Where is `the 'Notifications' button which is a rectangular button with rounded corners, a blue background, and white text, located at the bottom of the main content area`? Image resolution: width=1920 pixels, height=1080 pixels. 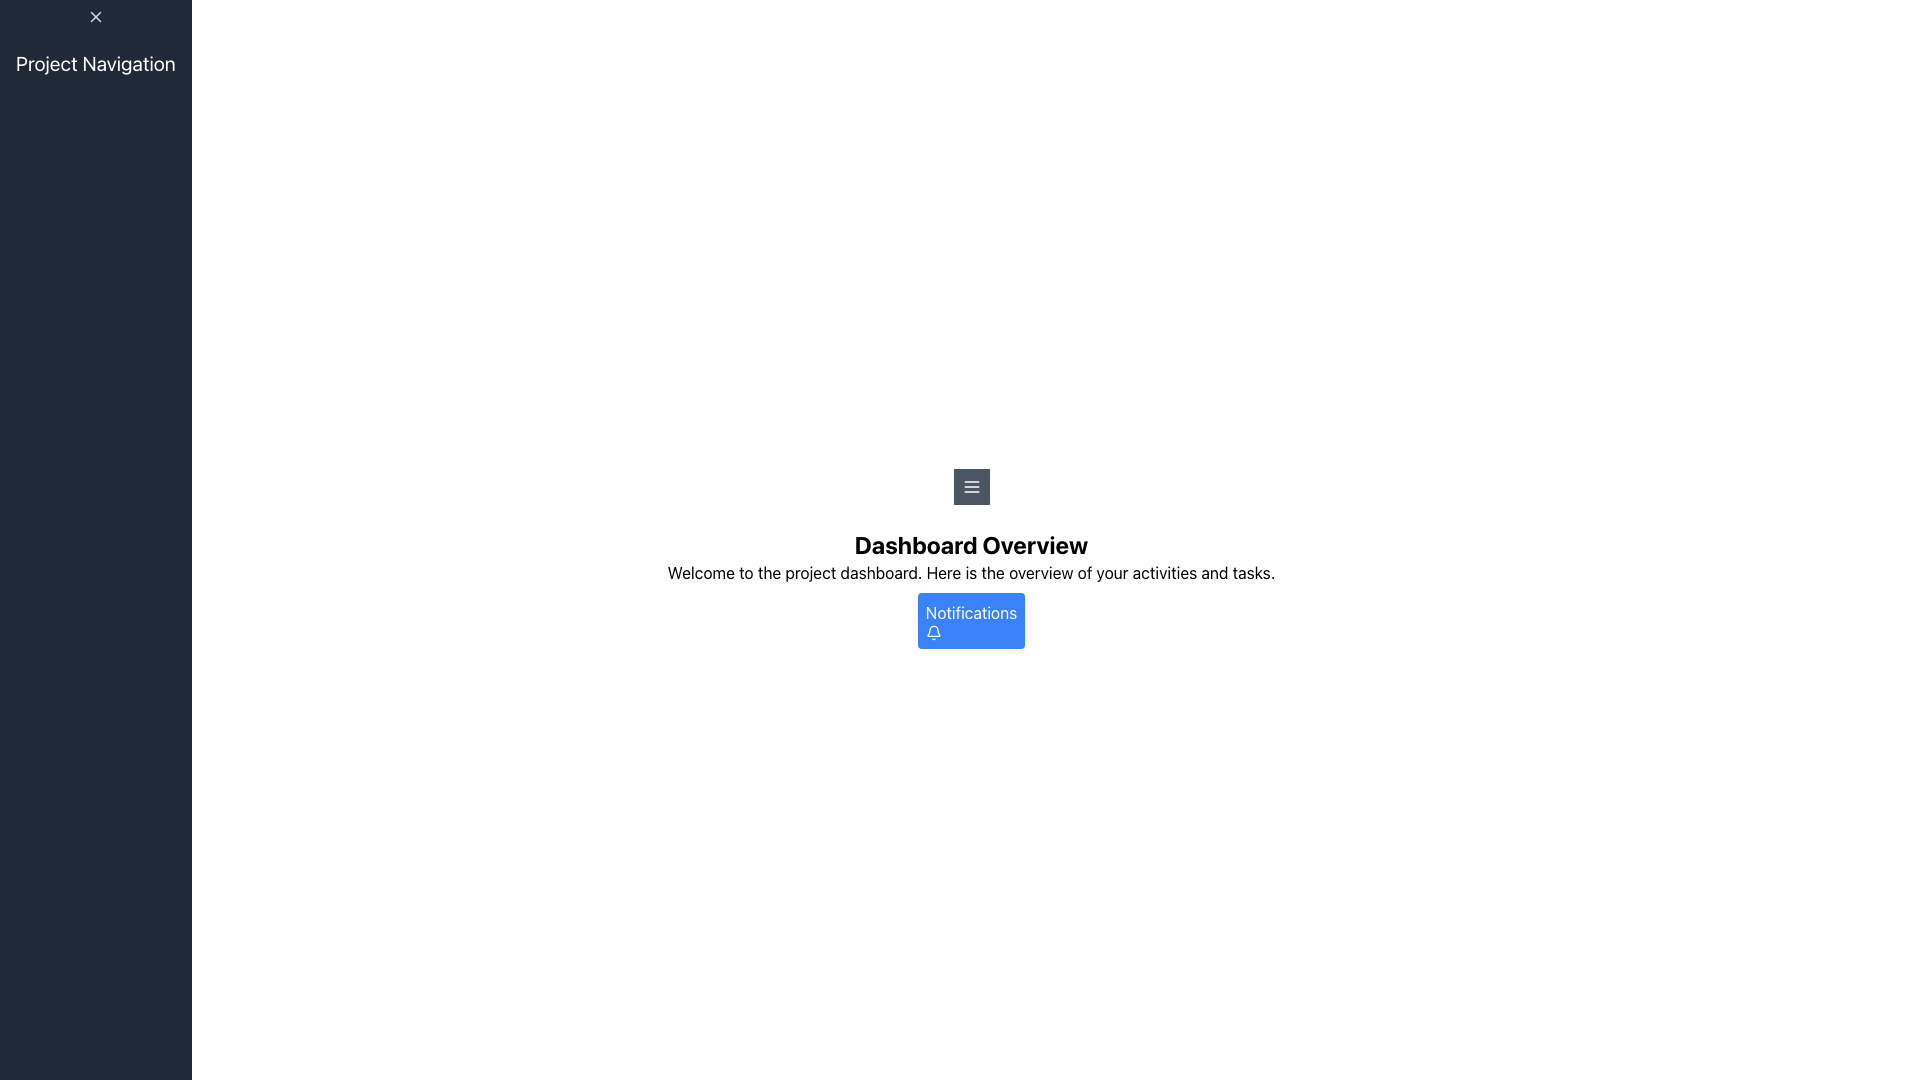 the 'Notifications' button which is a rectangular button with rounded corners, a blue background, and white text, located at the bottom of the main content area is located at coordinates (971, 620).